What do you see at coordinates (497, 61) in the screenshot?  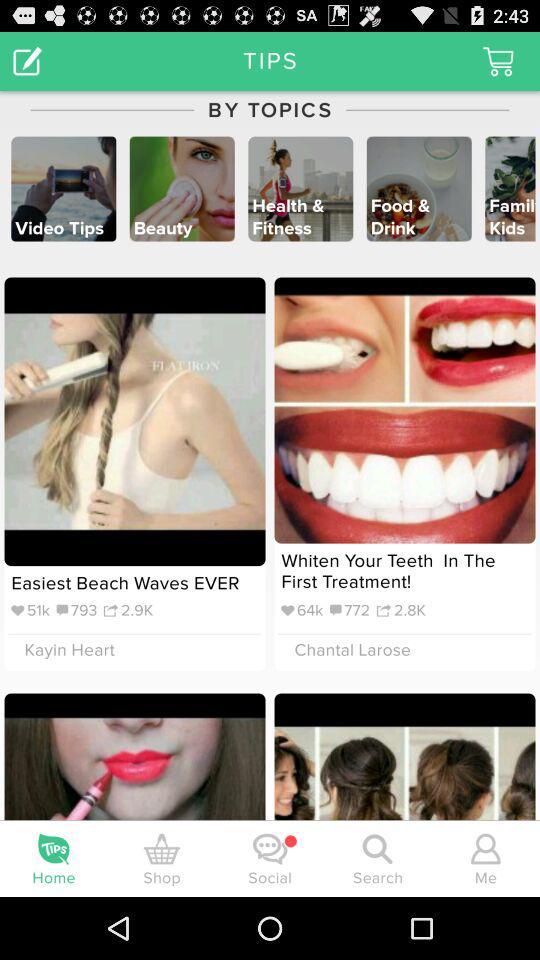 I see `cart` at bounding box center [497, 61].